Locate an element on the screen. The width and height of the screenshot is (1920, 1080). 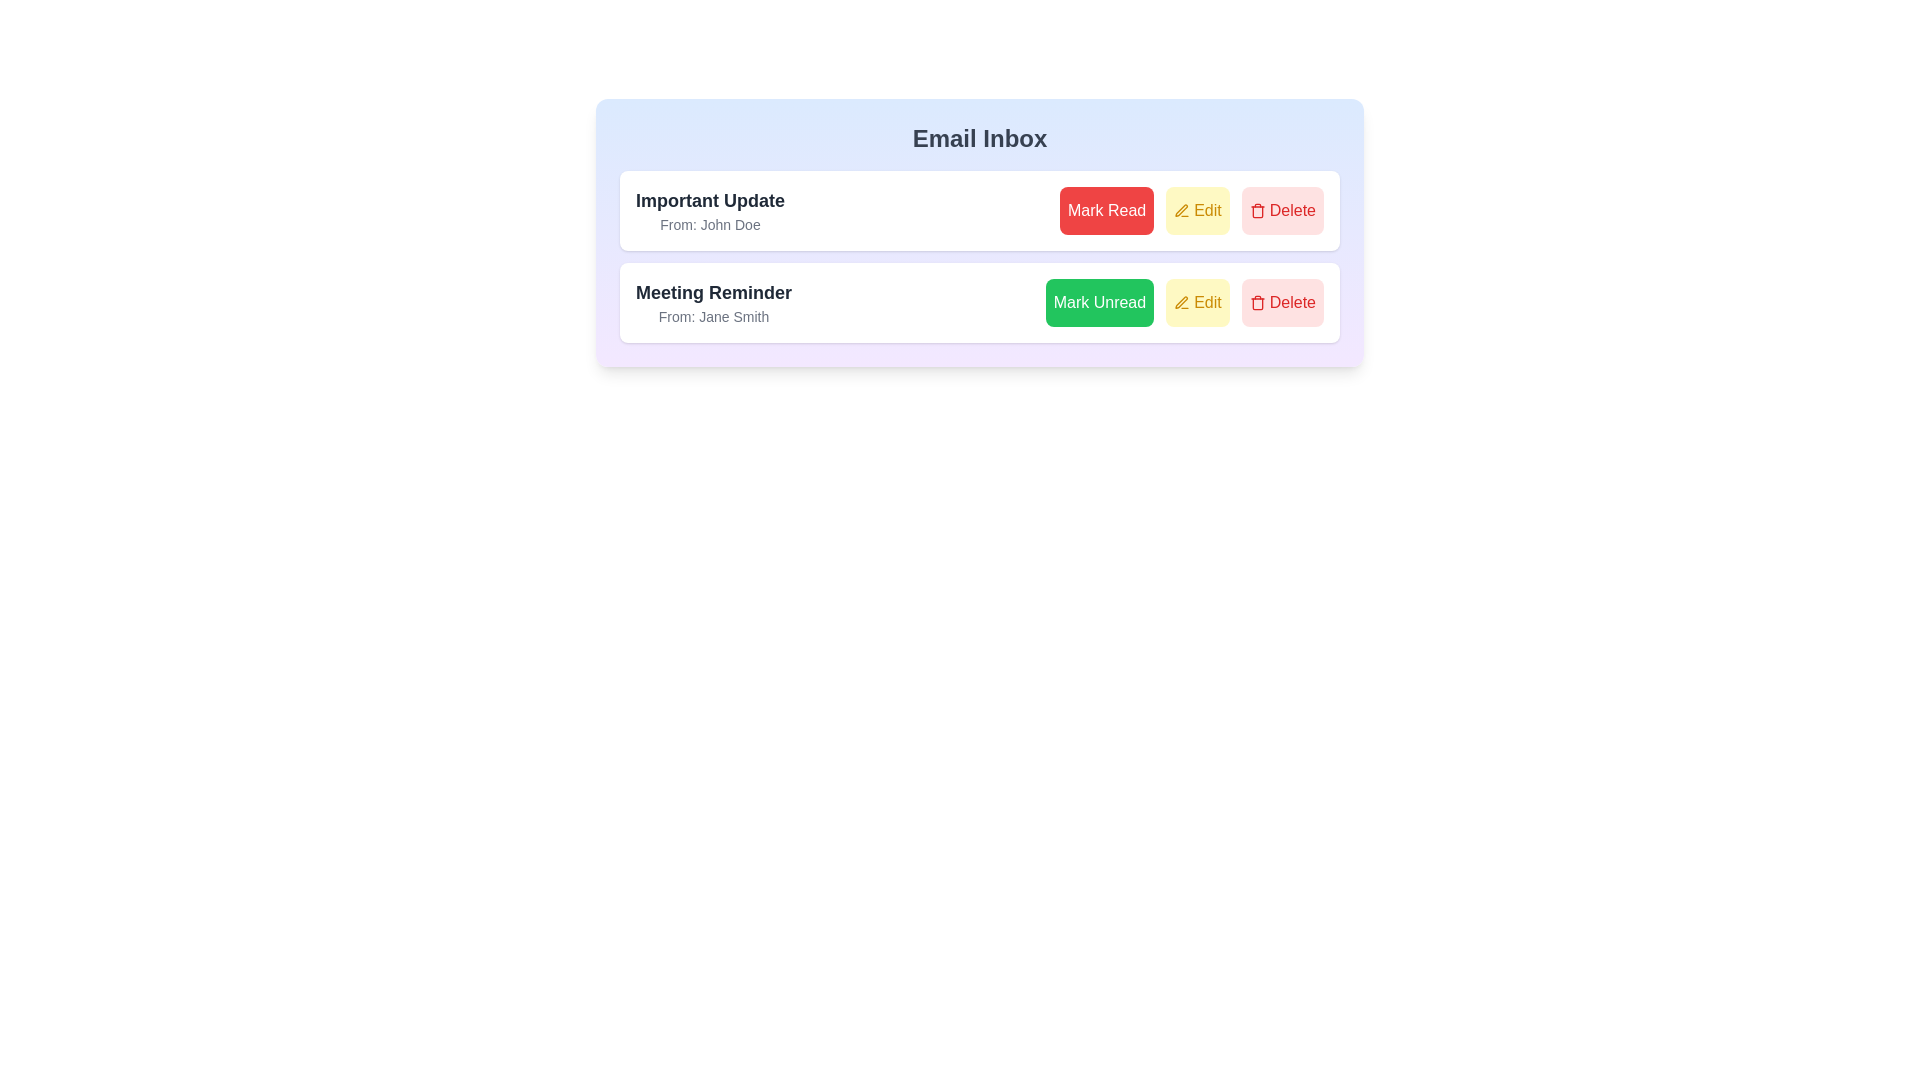
the delete button for the email with subject 'Meeting Reminder' is located at coordinates (1282, 303).